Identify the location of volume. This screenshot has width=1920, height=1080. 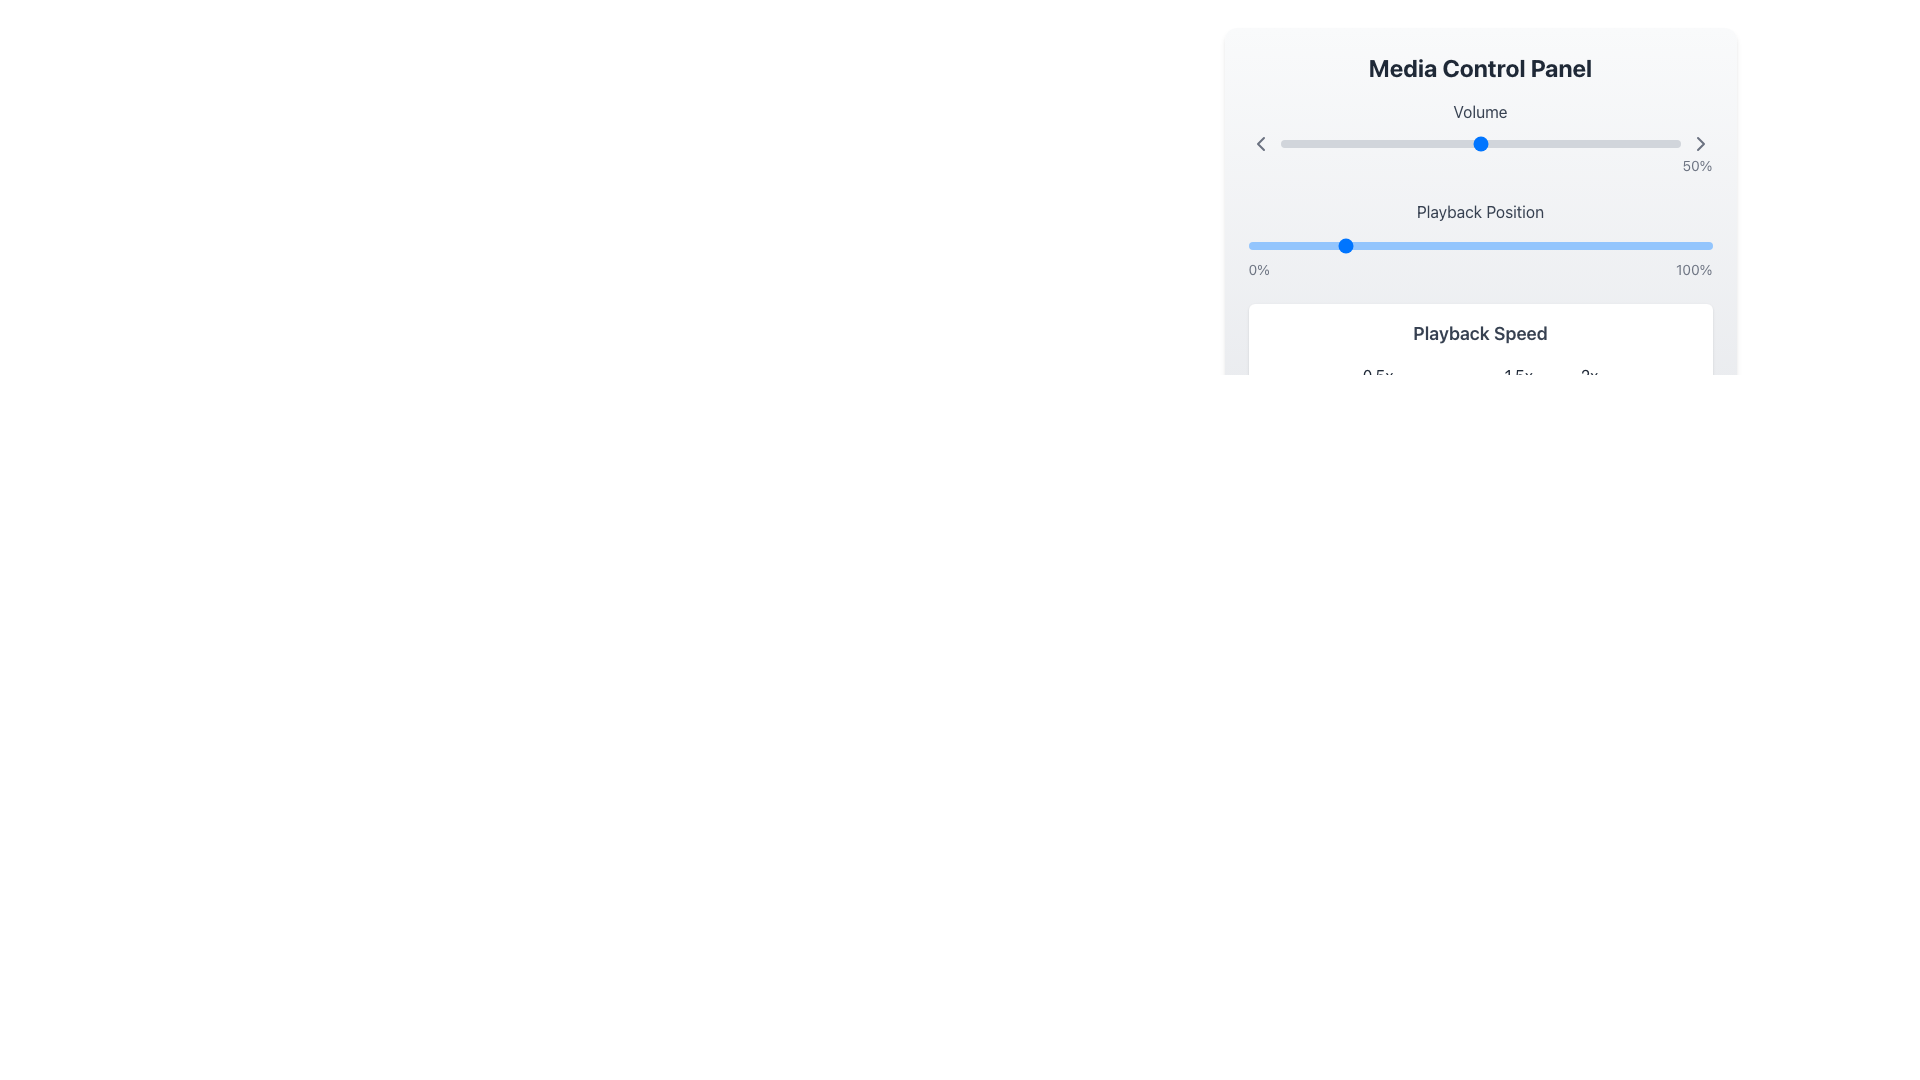
(1312, 142).